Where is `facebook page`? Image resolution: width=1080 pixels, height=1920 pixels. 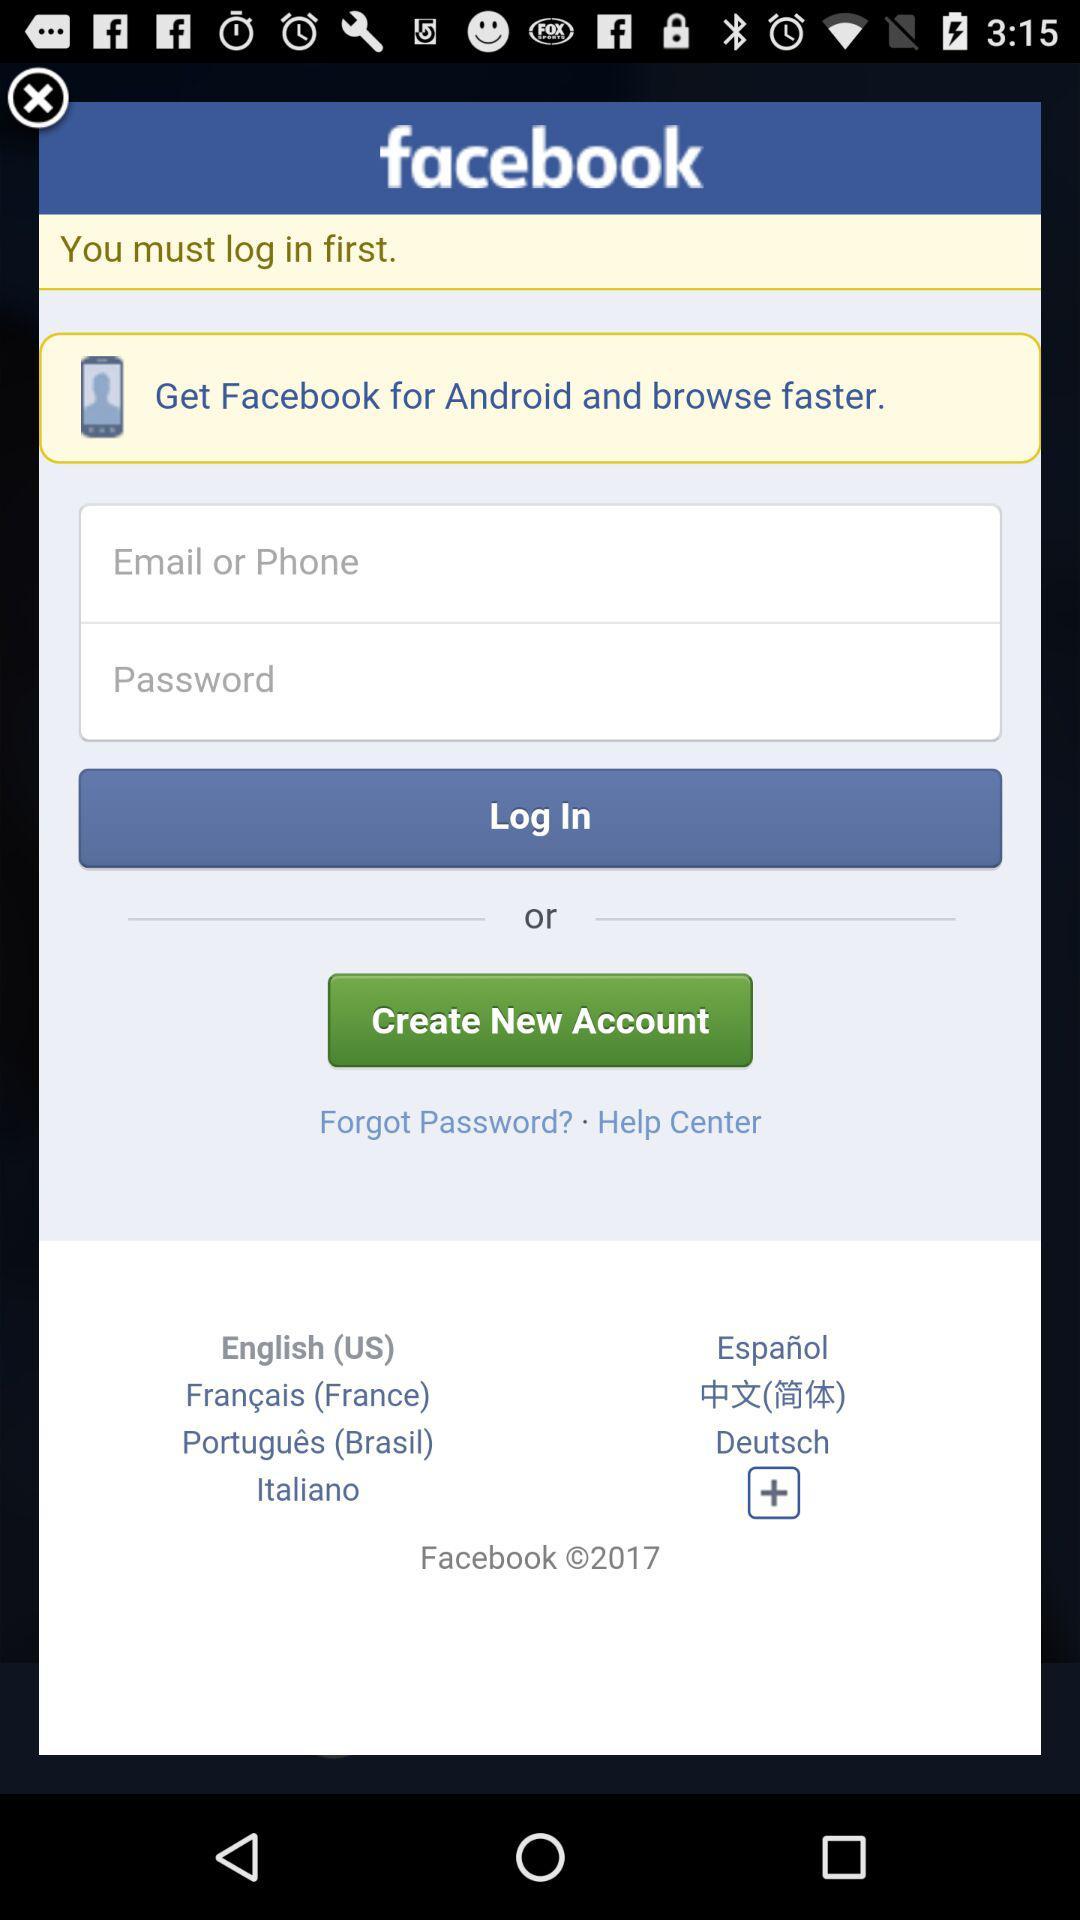
facebook page is located at coordinates (540, 927).